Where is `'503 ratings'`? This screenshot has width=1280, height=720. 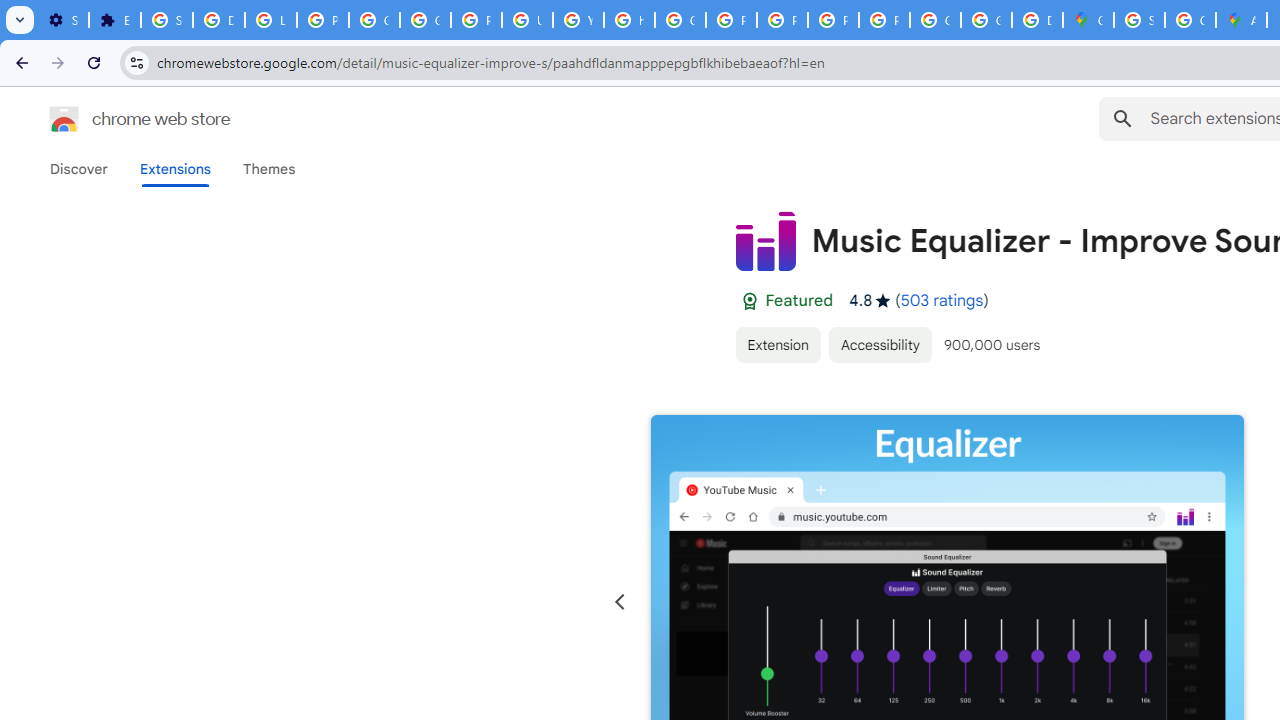
'503 ratings' is located at coordinates (941, 300).